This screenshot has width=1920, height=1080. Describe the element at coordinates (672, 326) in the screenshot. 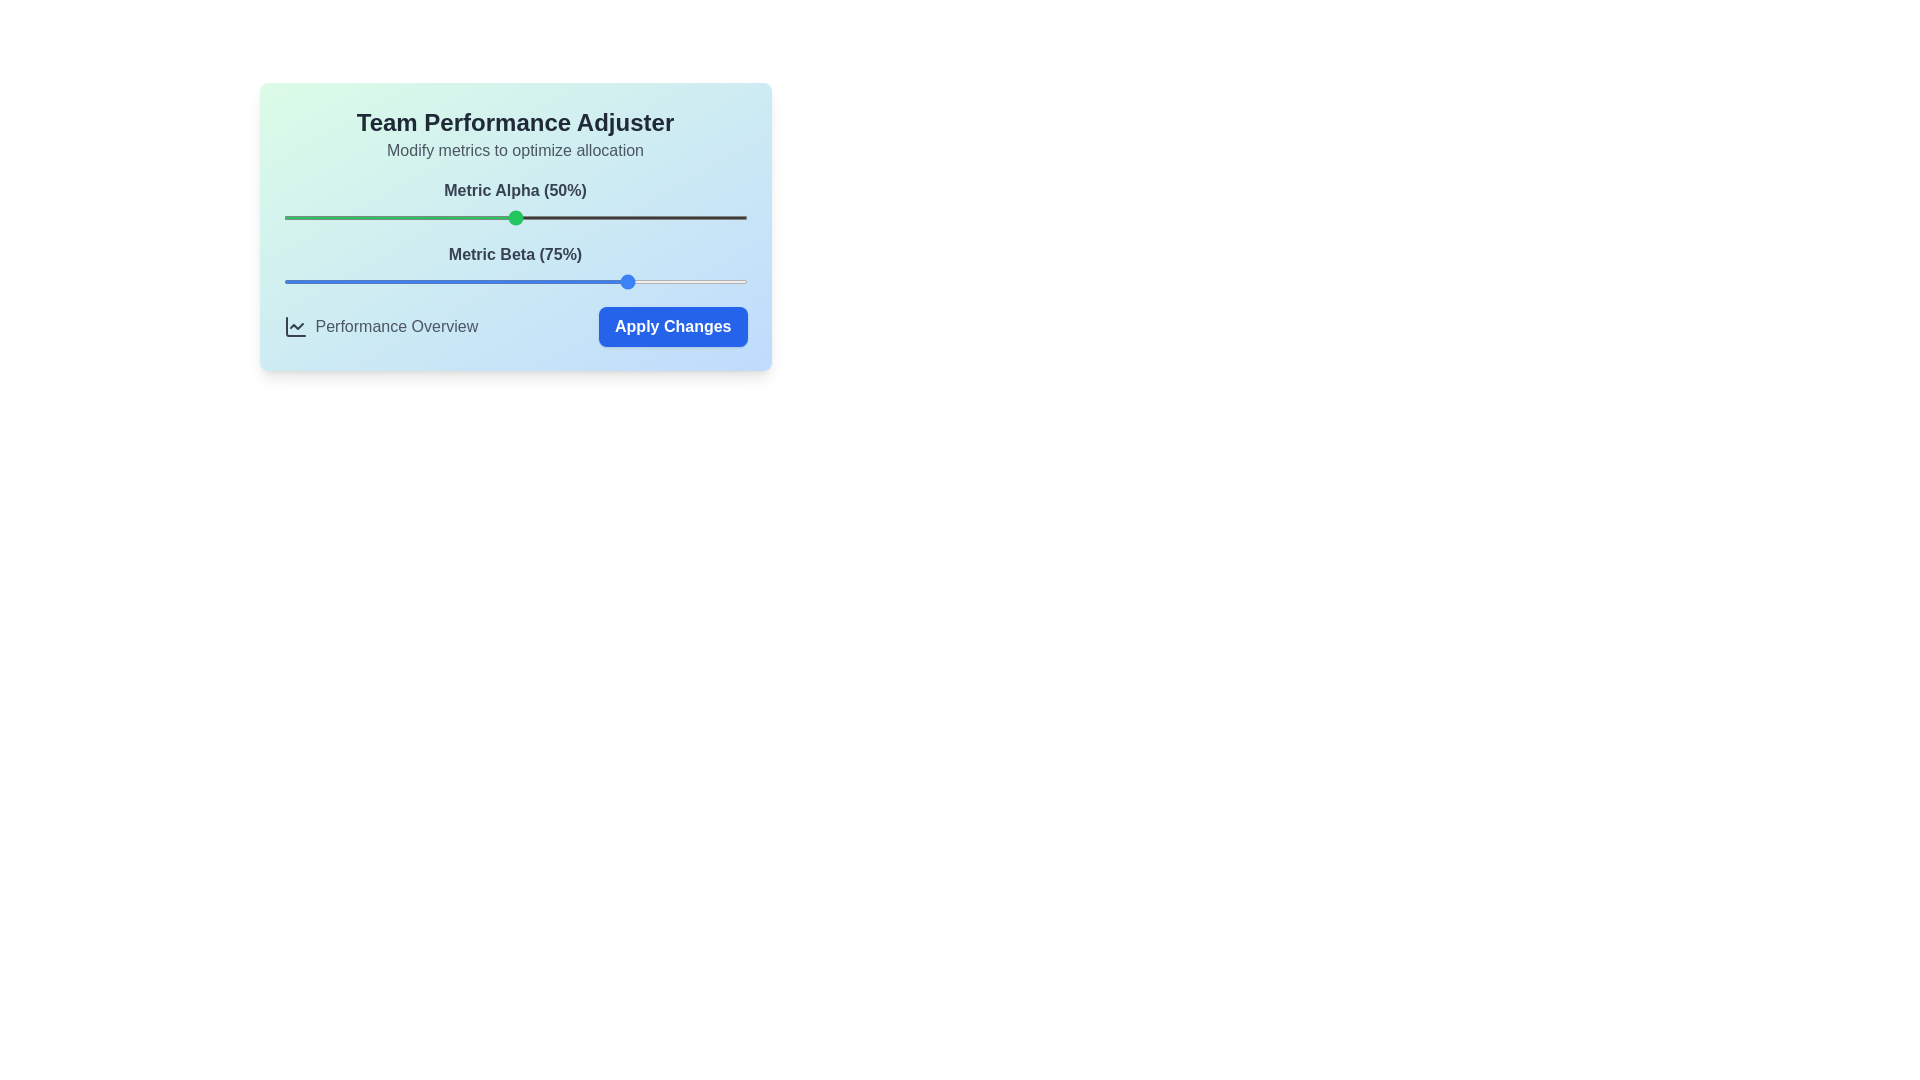

I see `'Apply Changes' button` at that location.